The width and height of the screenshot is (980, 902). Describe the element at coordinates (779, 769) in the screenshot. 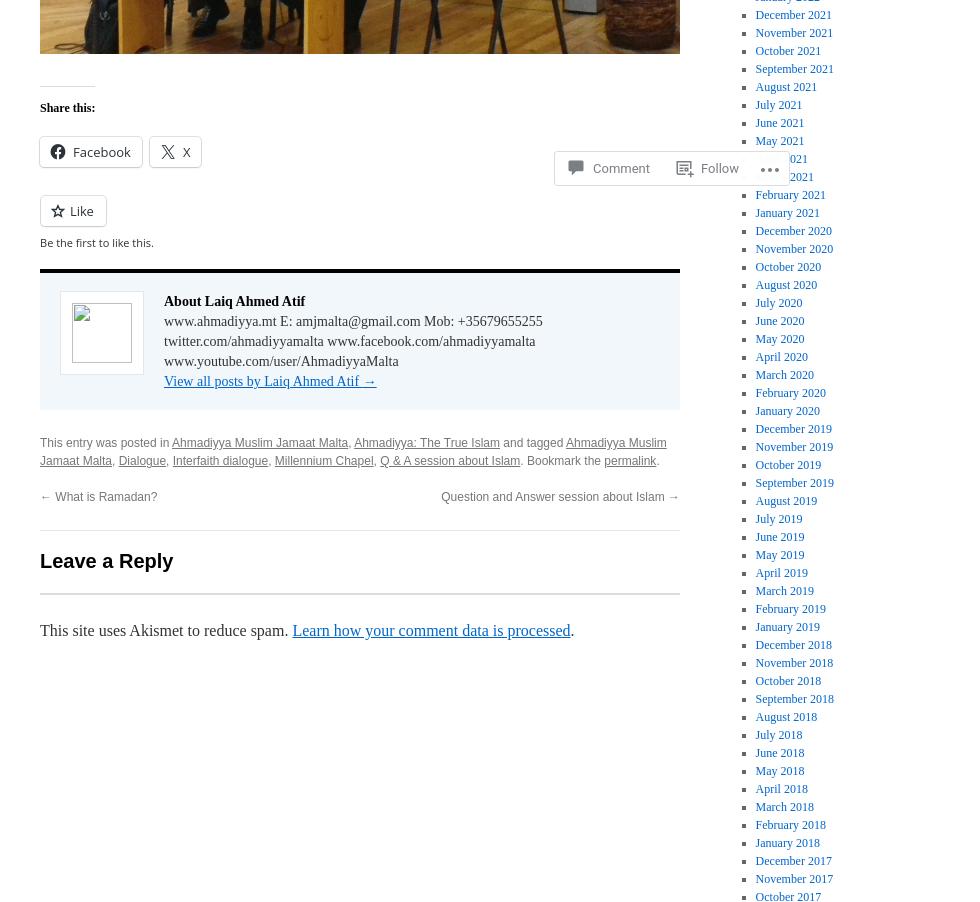

I see `'May 2018'` at that location.